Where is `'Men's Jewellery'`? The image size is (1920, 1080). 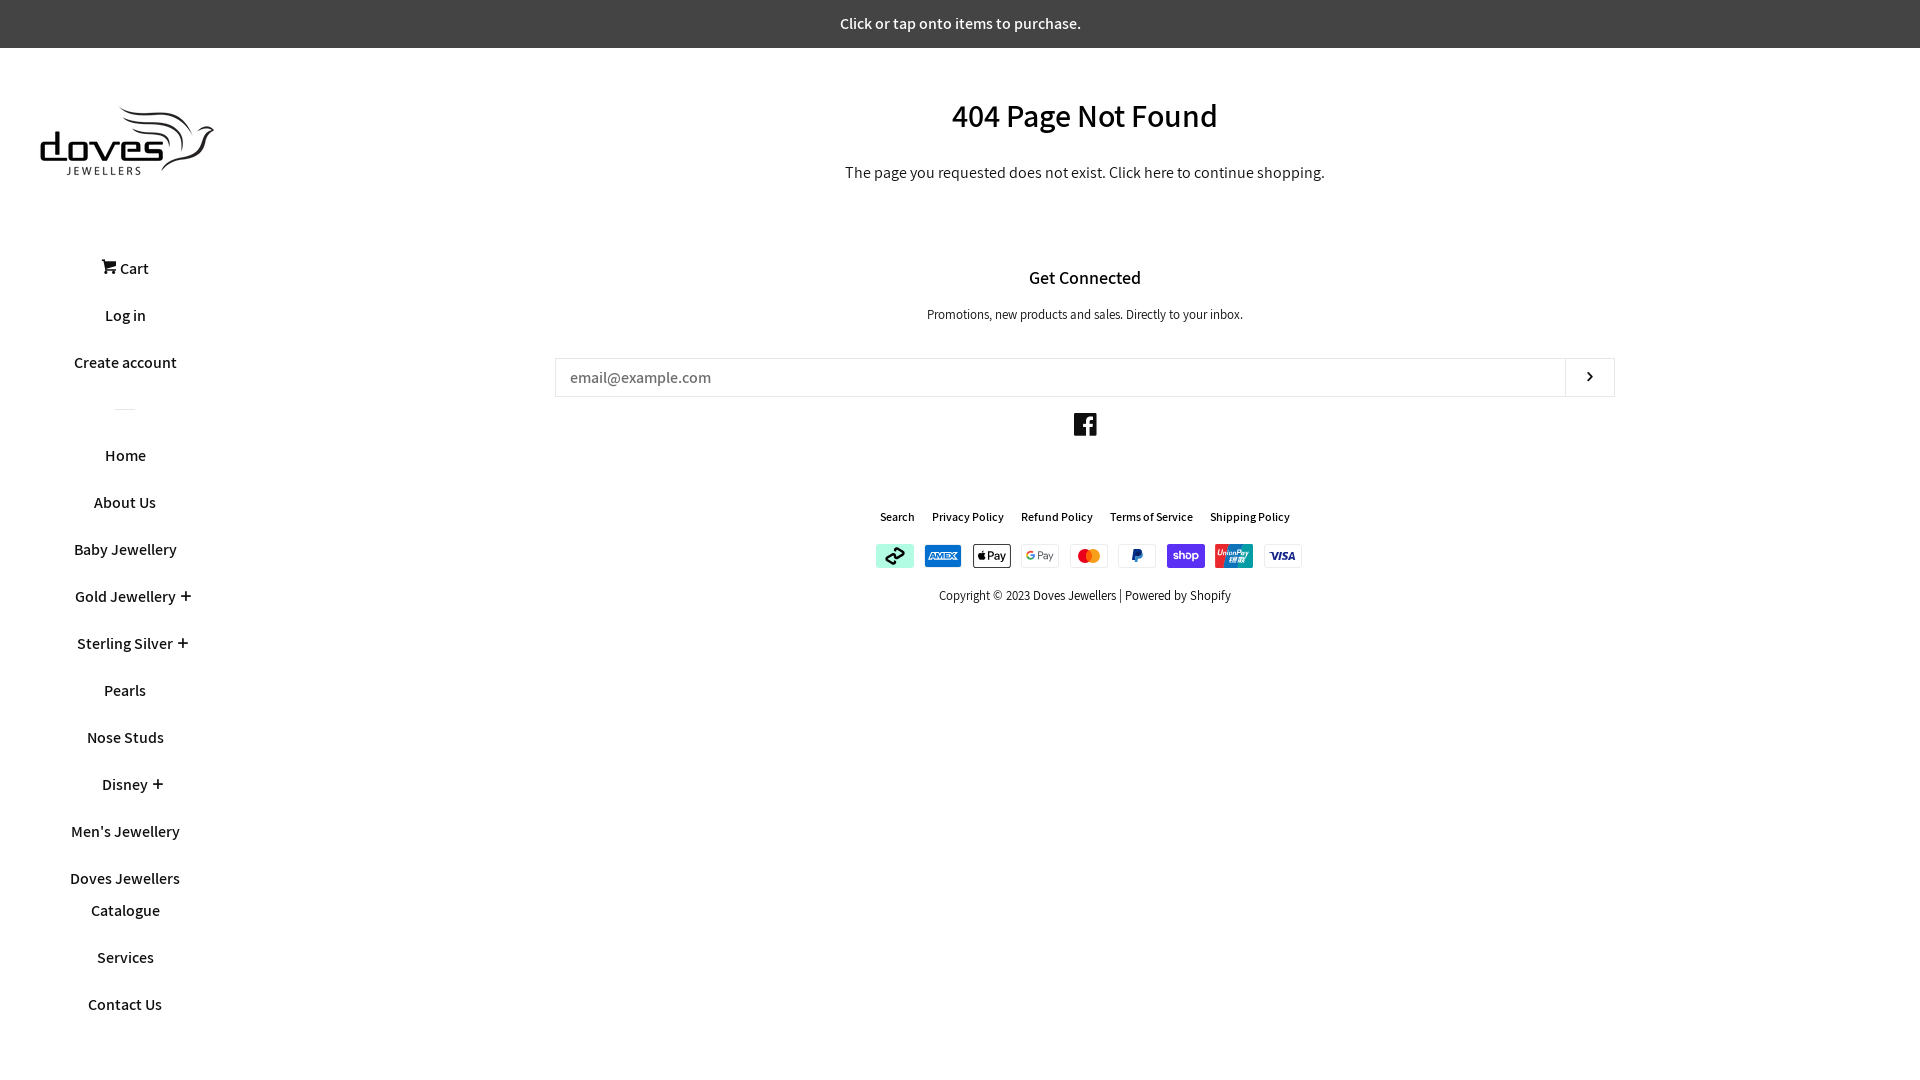 'Men's Jewellery' is located at coordinates (123, 839).